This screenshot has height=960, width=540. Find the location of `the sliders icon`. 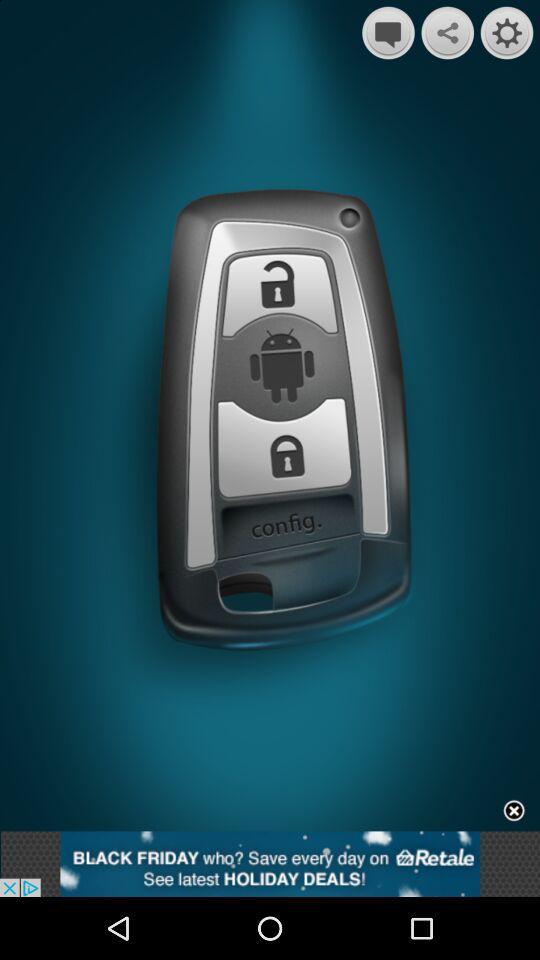

the sliders icon is located at coordinates (285, 564).